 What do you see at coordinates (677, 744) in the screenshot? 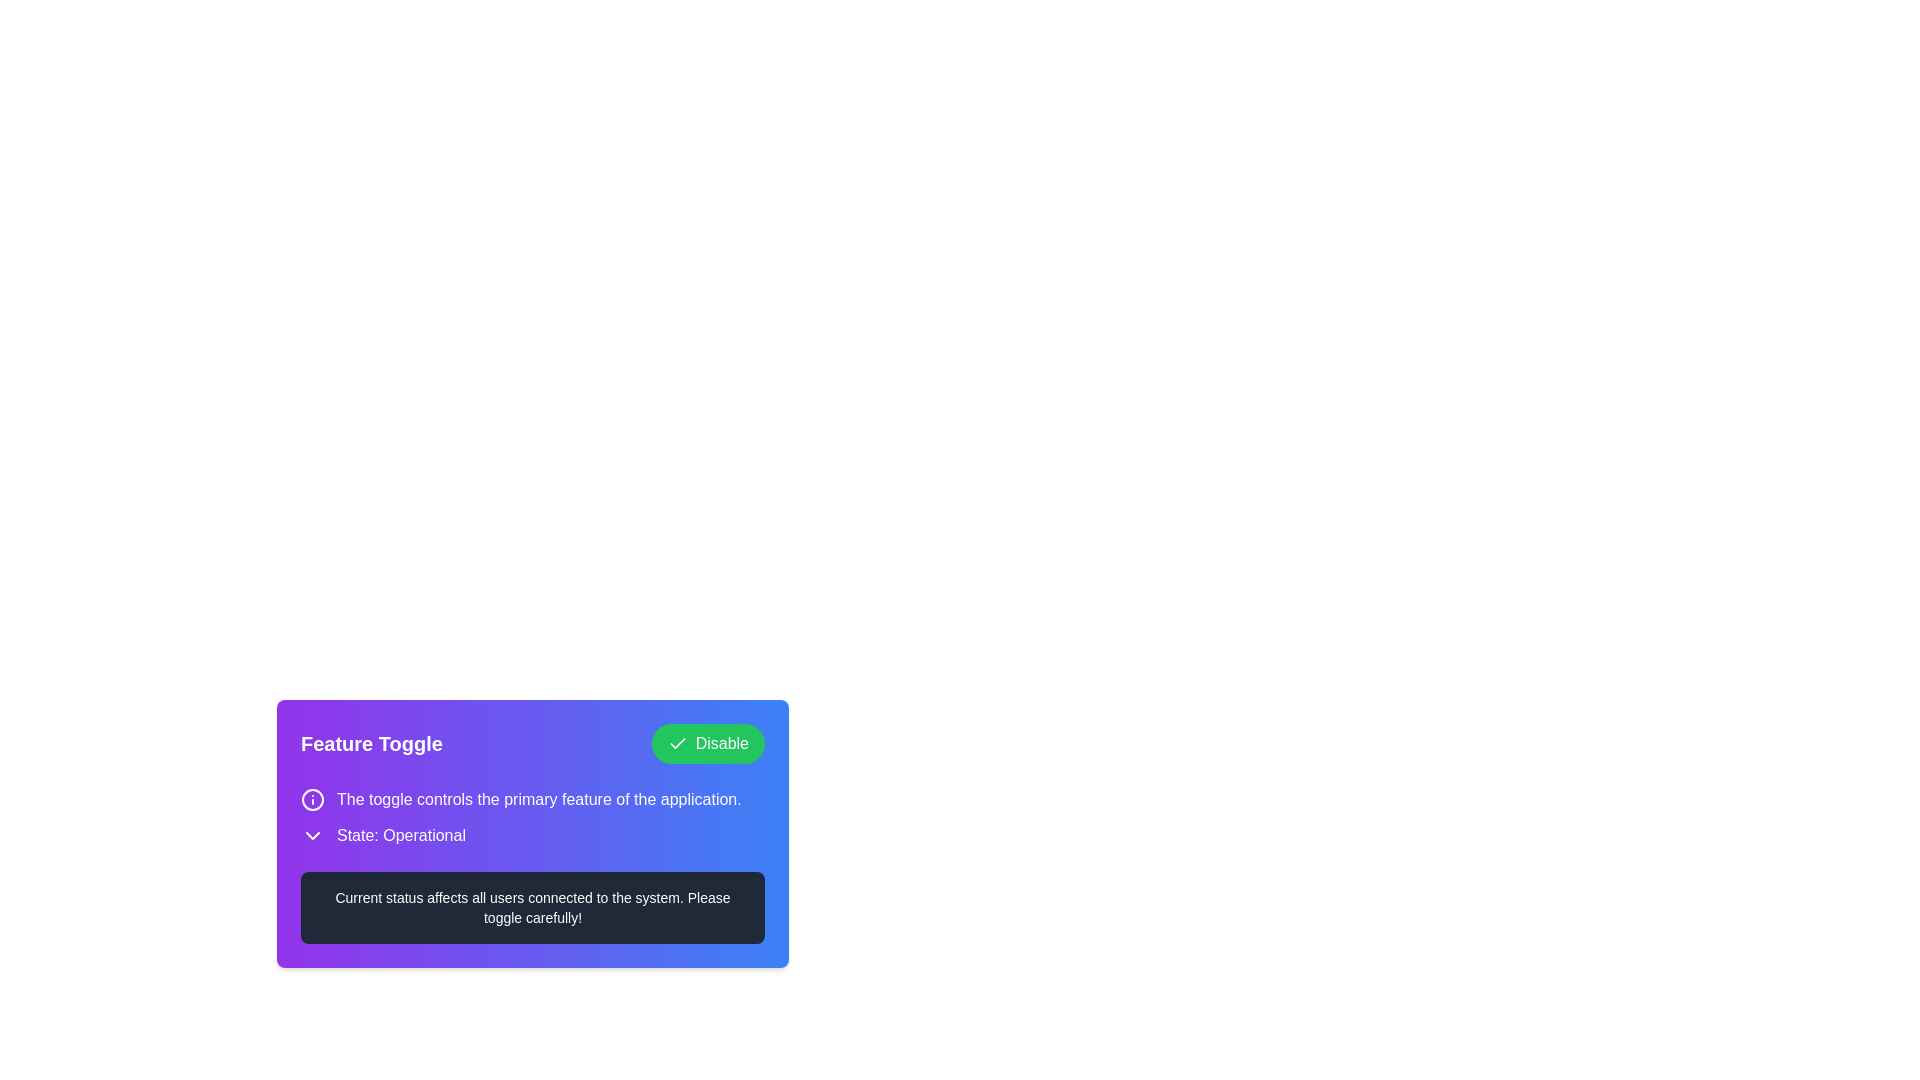
I see `the small check mark icon styled in a green circular background located to the left of the 'Disable' button on the purple card` at bounding box center [677, 744].